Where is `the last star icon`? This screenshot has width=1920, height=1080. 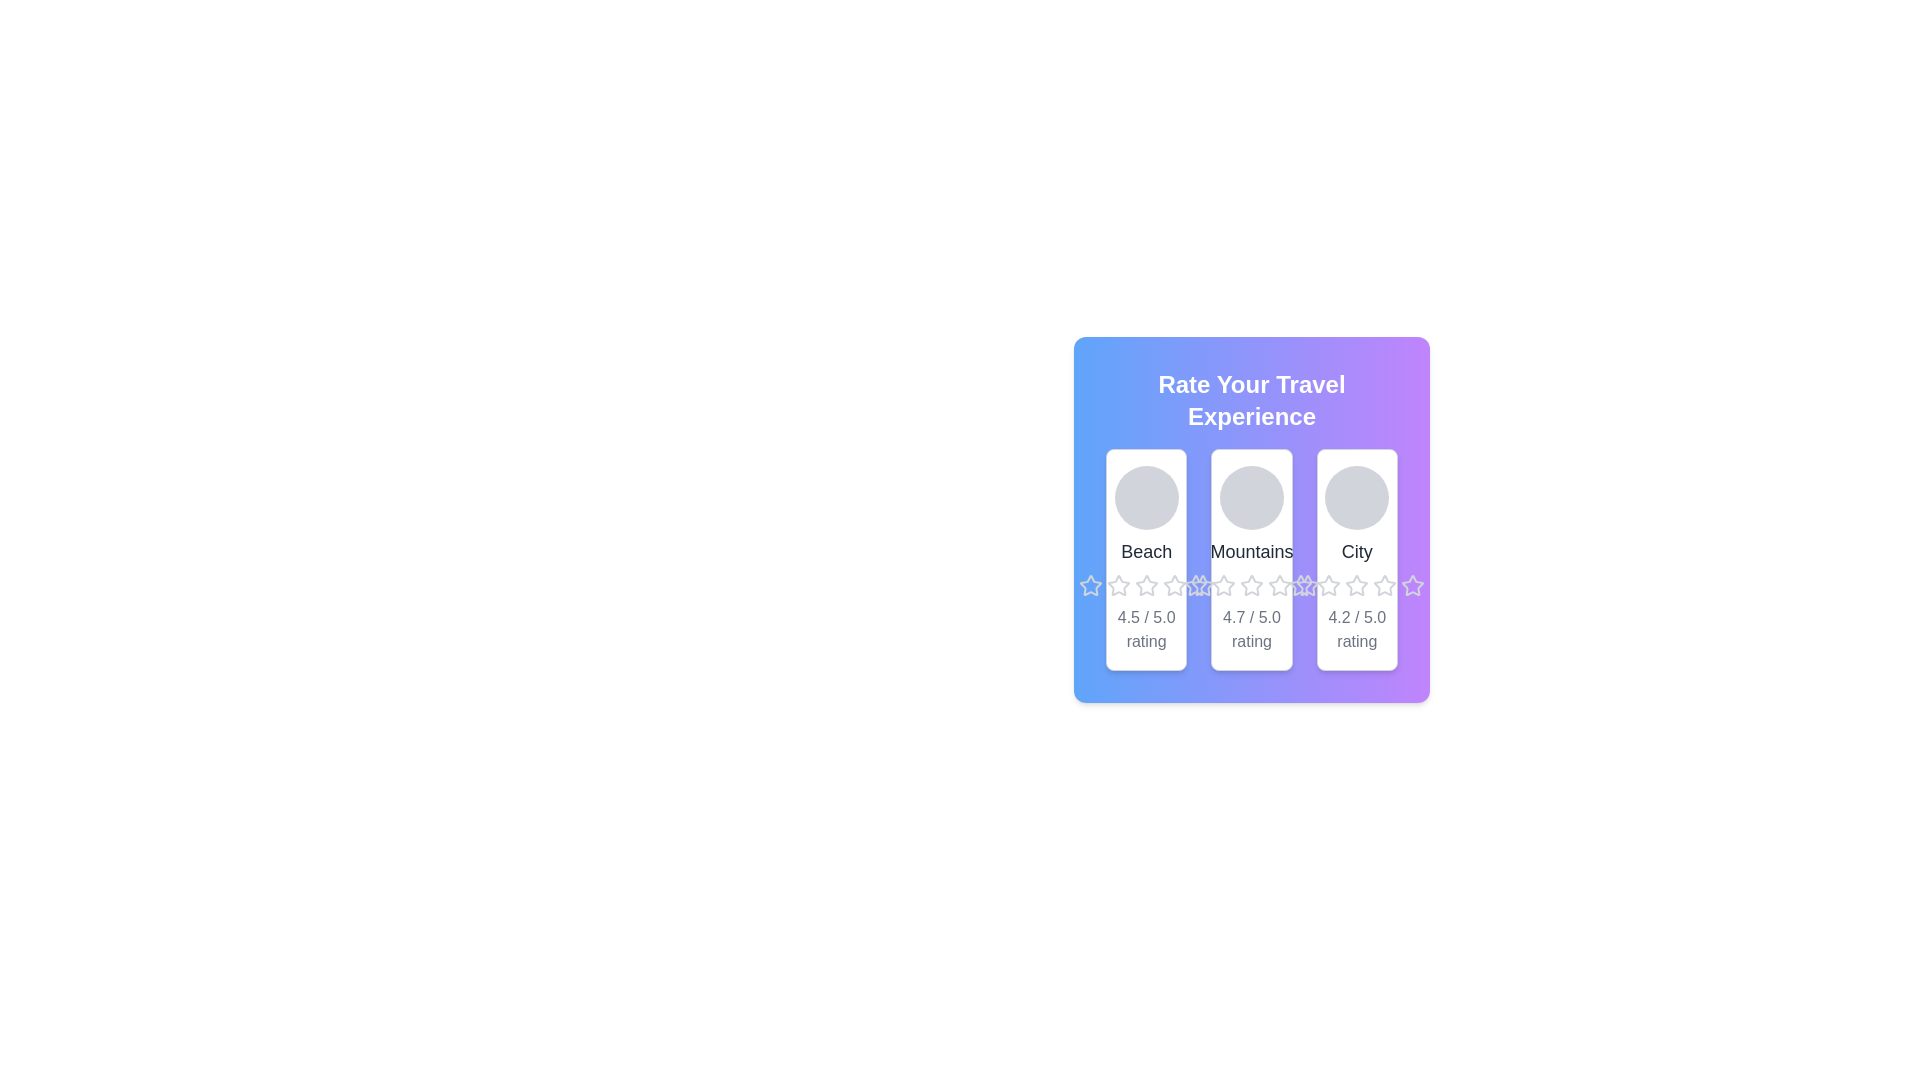
the last star icon is located at coordinates (1412, 585).